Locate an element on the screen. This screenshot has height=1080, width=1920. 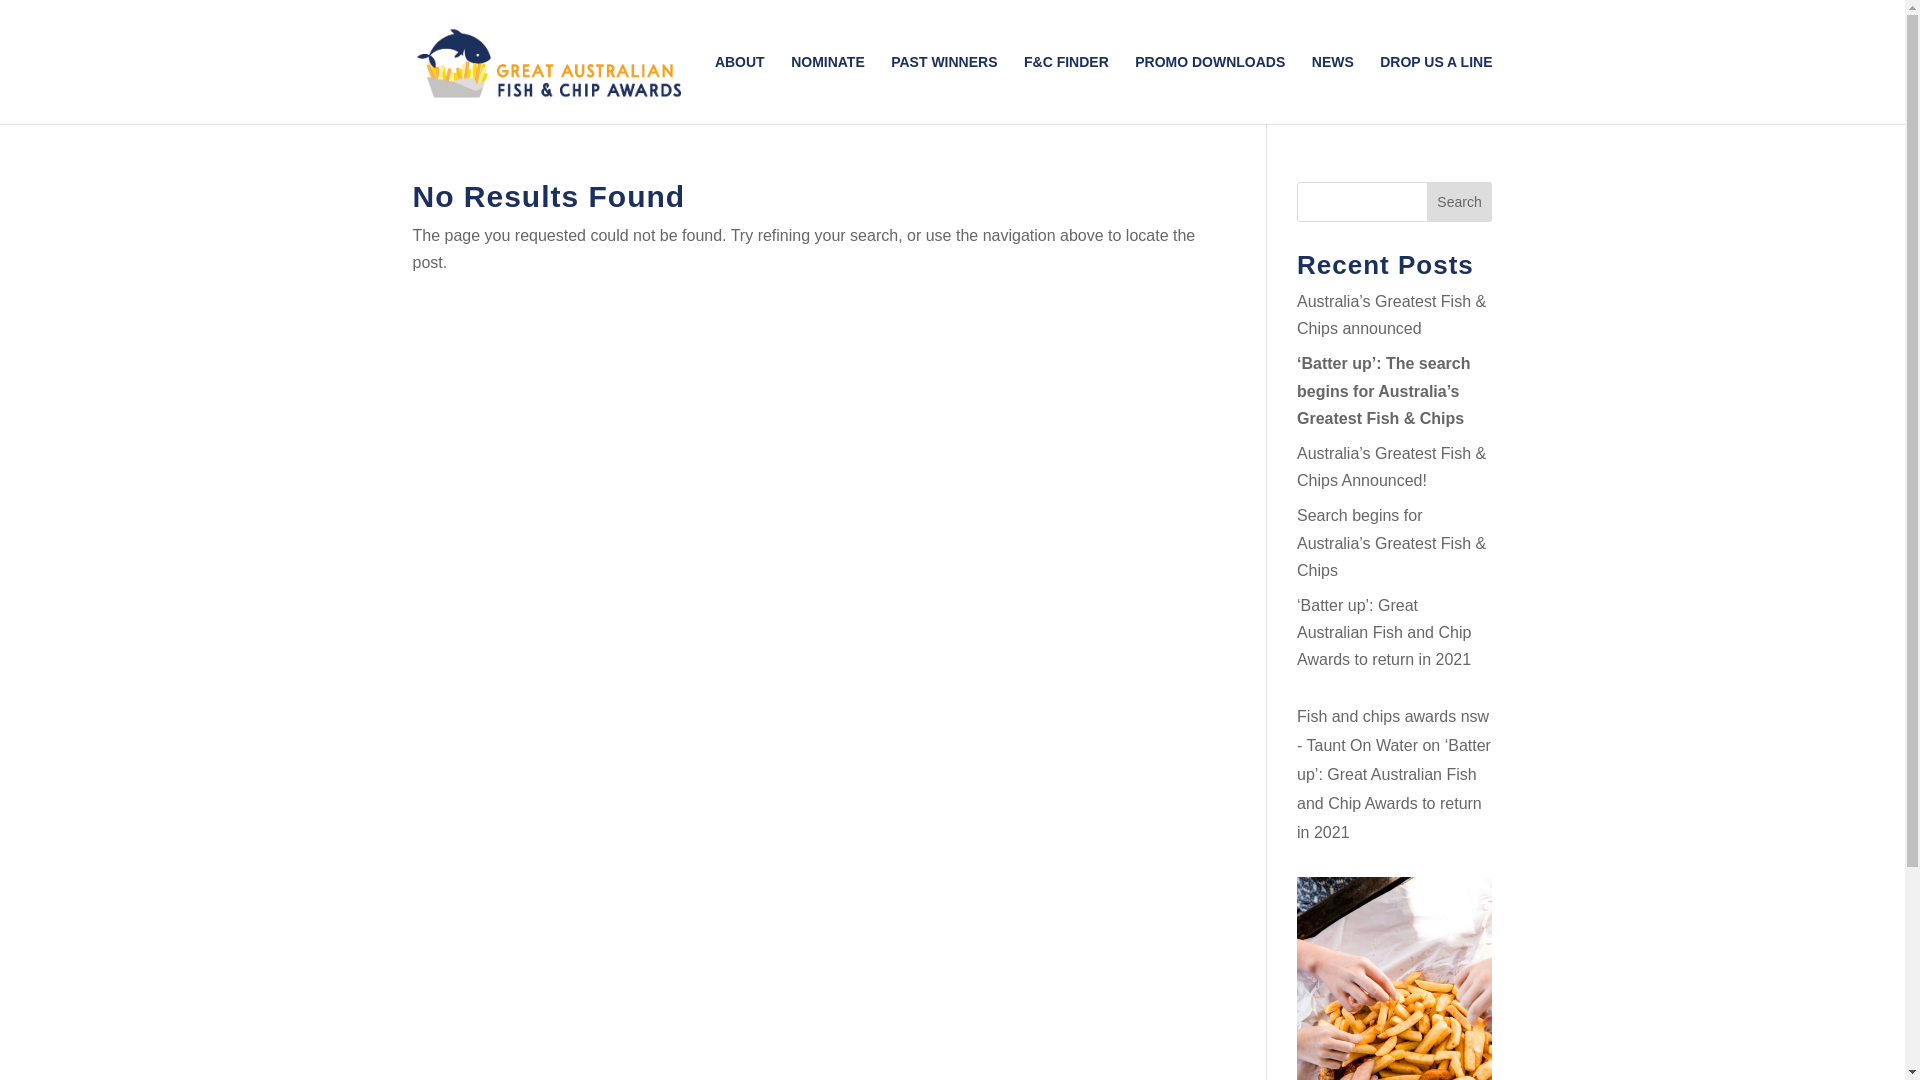
'PROMO DOWNLOADS' is located at coordinates (1134, 88).